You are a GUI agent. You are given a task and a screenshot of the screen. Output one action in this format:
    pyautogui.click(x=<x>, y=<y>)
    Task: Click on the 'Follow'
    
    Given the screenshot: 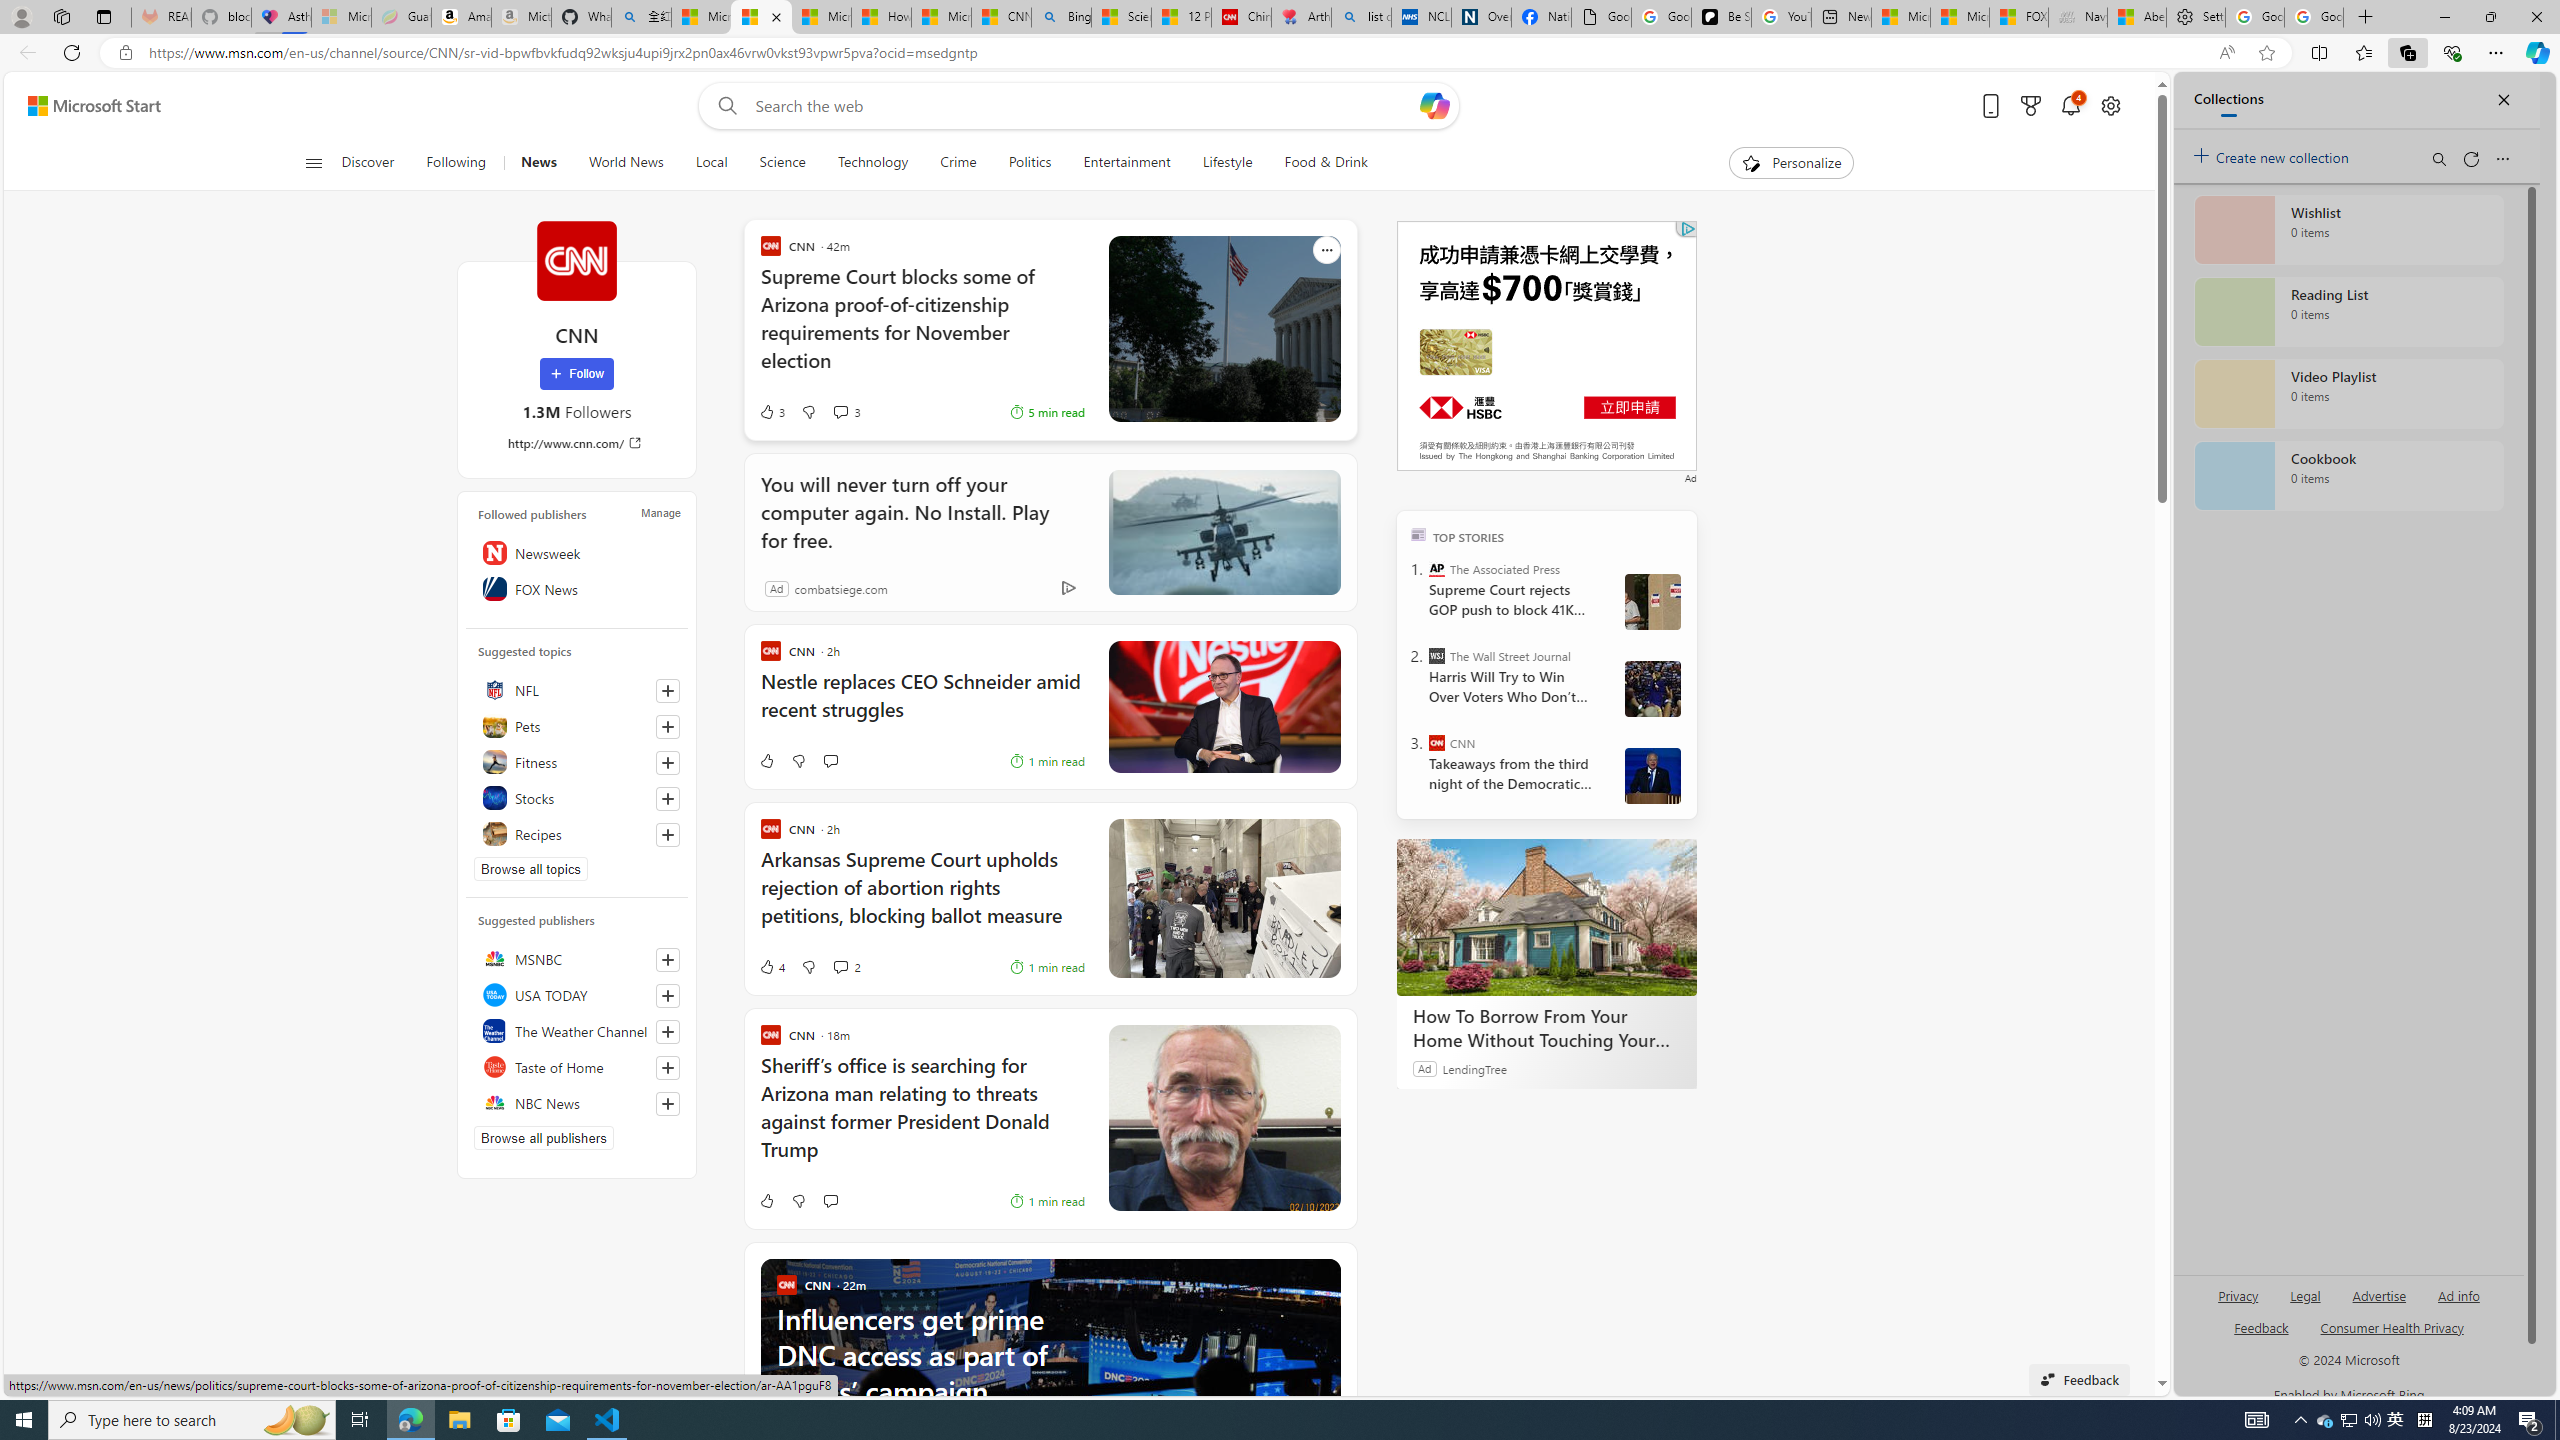 What is the action you would take?
    pyautogui.click(x=576, y=374)
    